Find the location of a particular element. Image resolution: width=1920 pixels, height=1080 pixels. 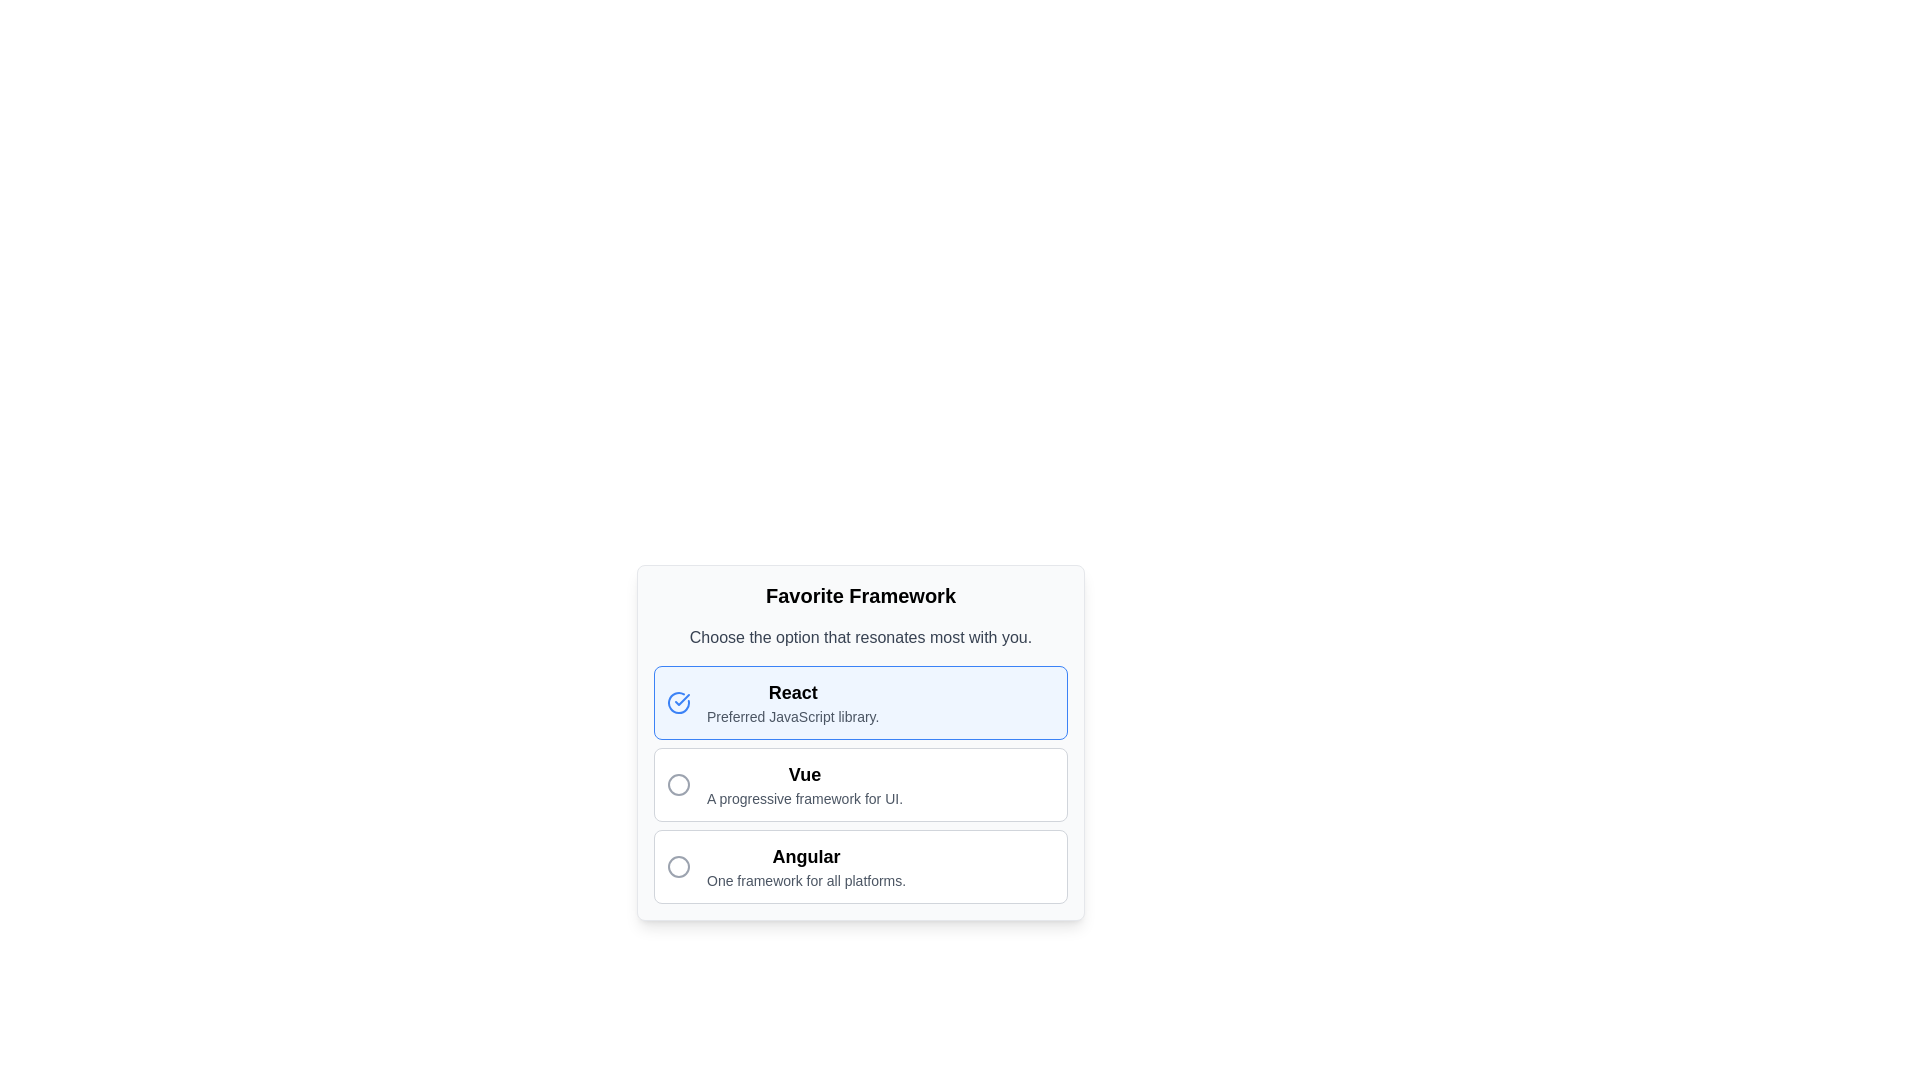

to select the checkbox for the 'Vue' option, which is the second item in a vertical list of options under the title 'Favorite Framework' is located at coordinates (860, 784).